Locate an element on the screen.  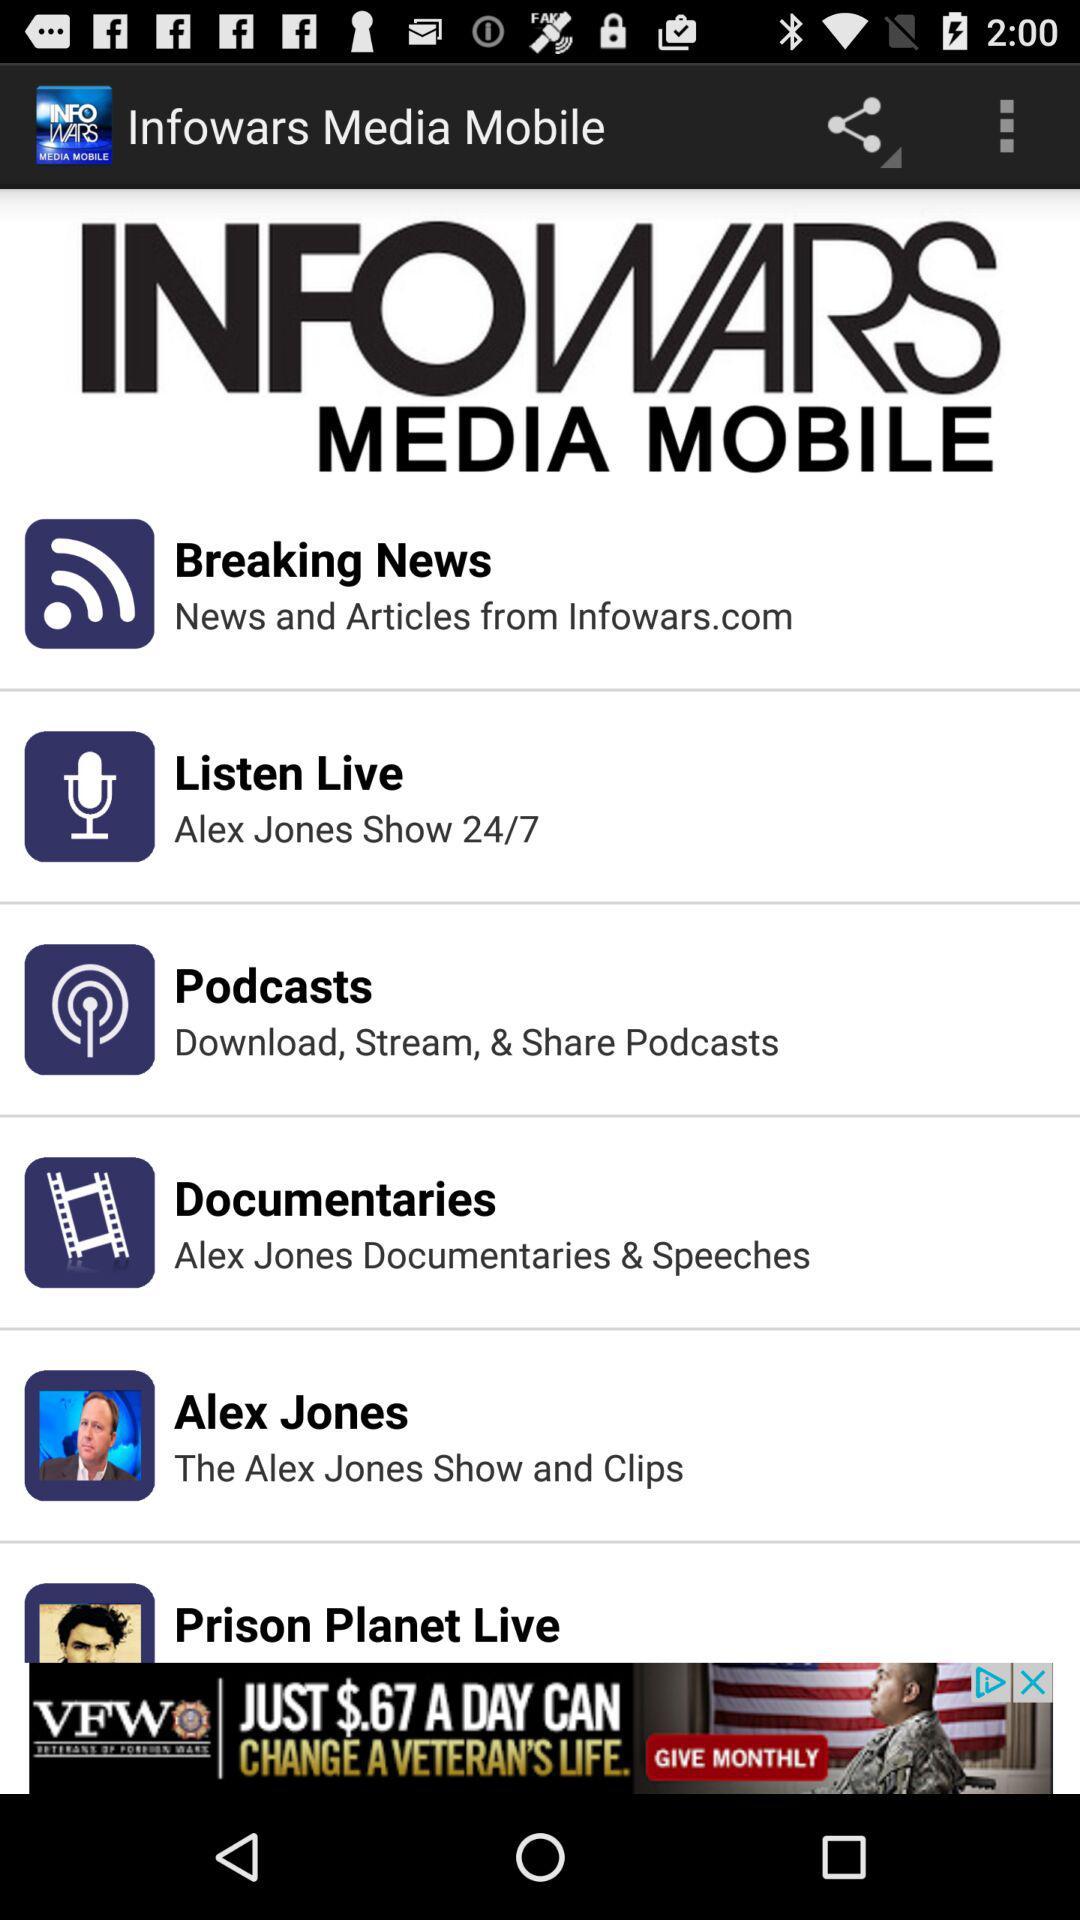
the add link is located at coordinates (540, 1727).